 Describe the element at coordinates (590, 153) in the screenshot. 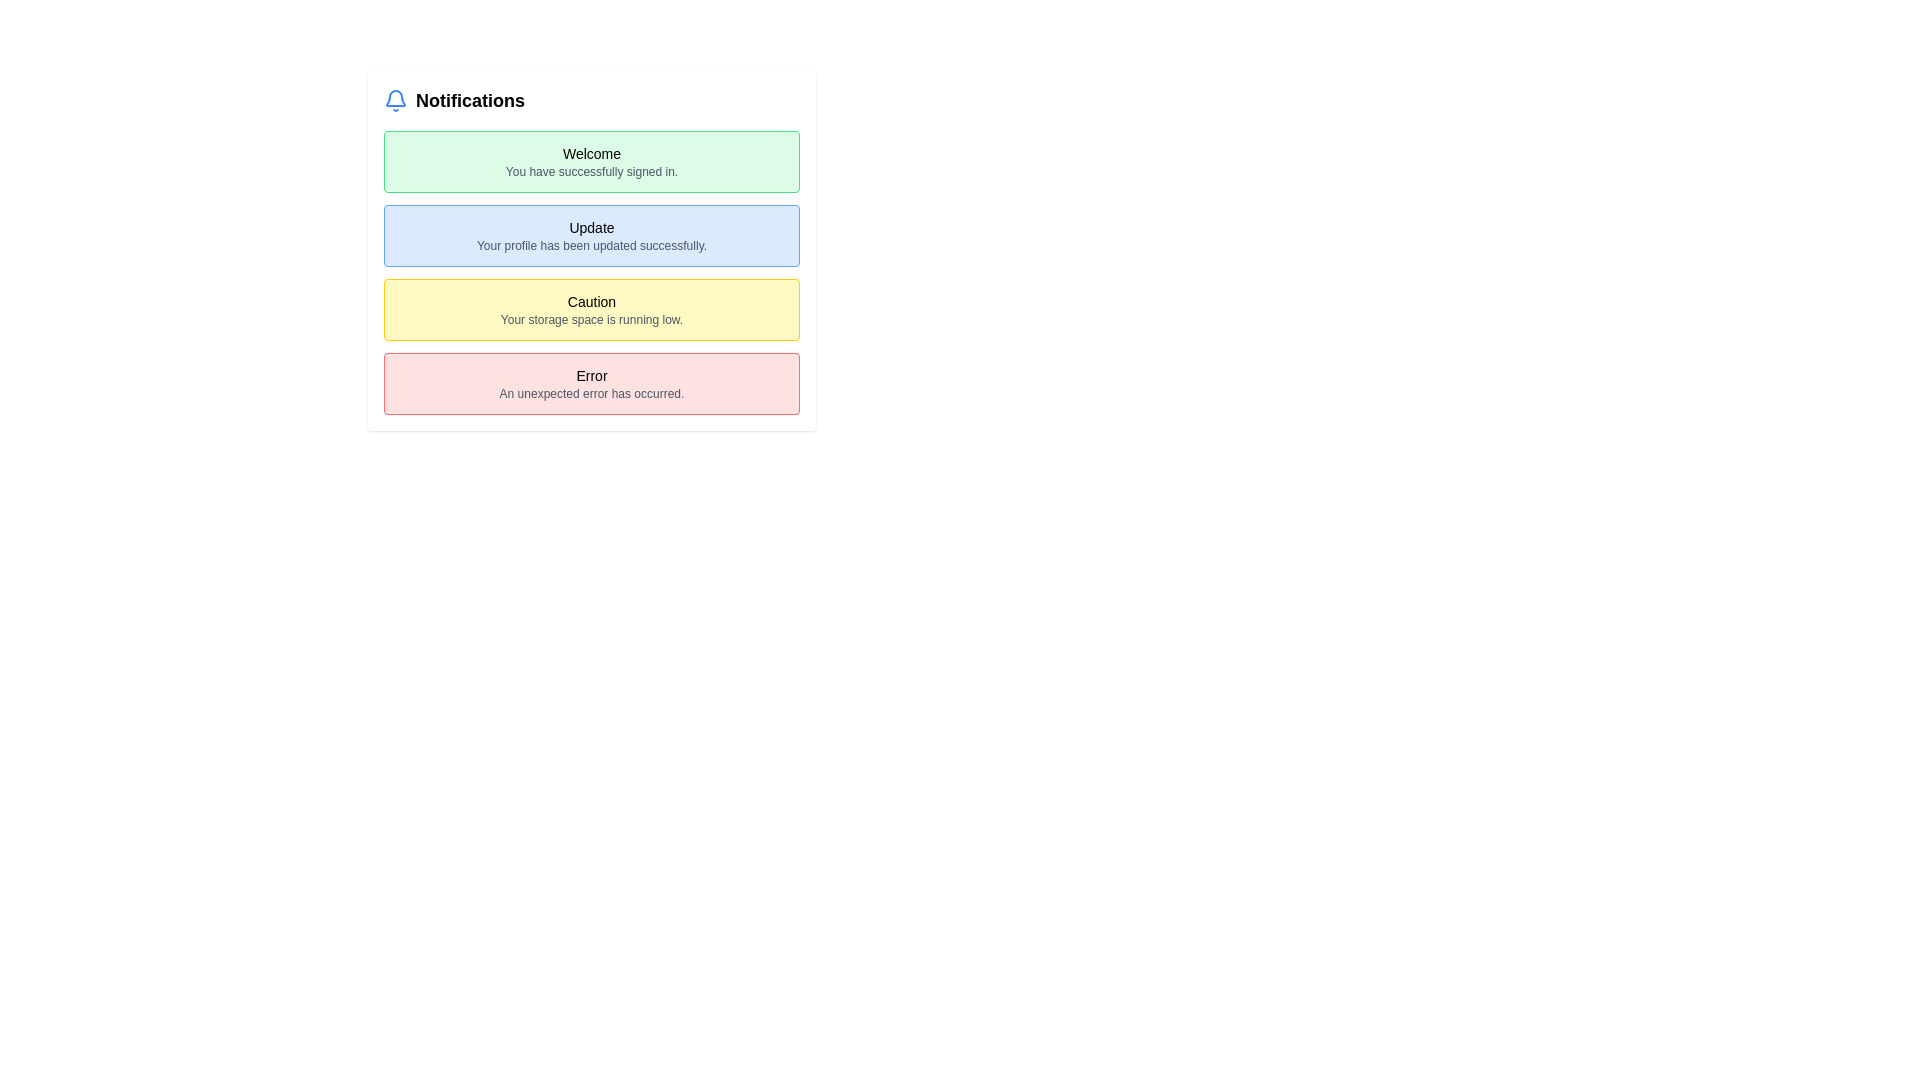

I see `text from the Text Label displaying 'Welcome', which is located at the top of the green notification box in the notification list` at that location.